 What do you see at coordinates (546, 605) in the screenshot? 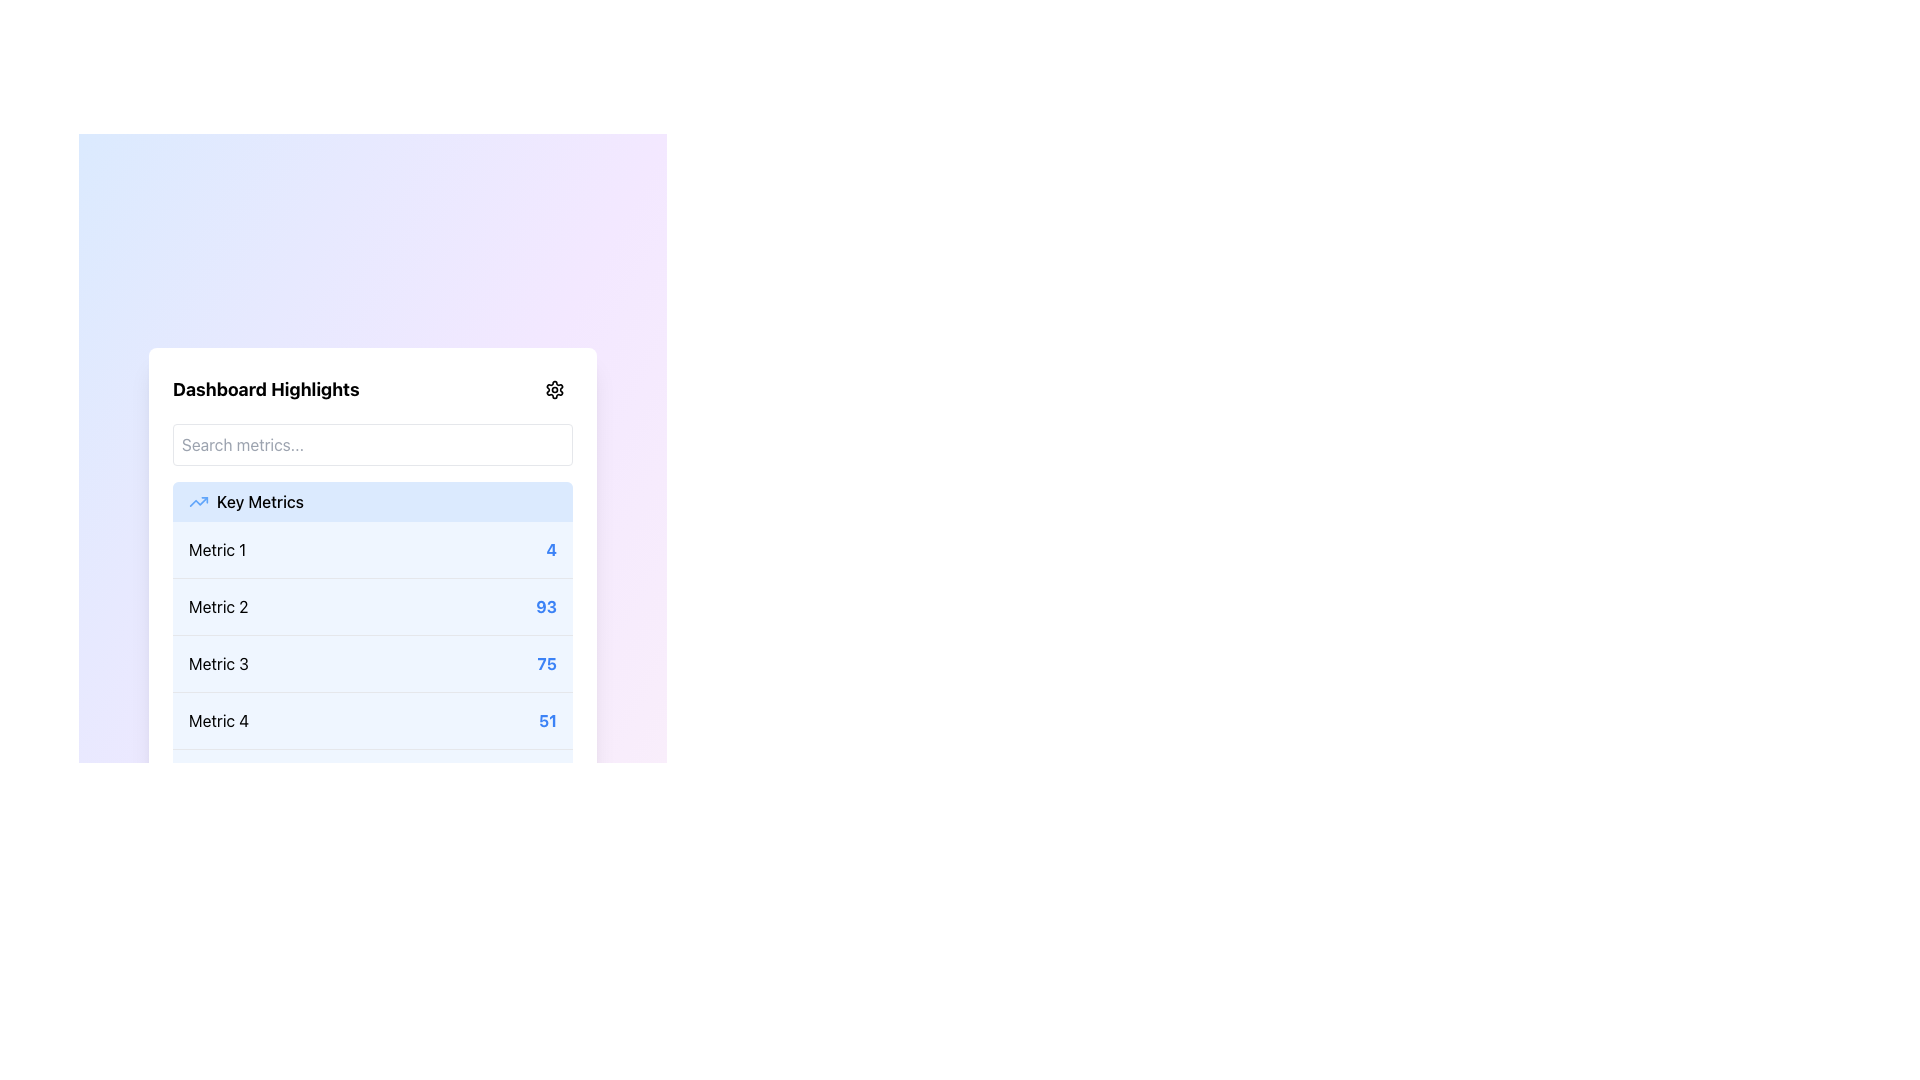
I see `the bold blue number '93' which represents the numerical value of 'Metric 2' in a vertical list of key metrics` at bounding box center [546, 605].